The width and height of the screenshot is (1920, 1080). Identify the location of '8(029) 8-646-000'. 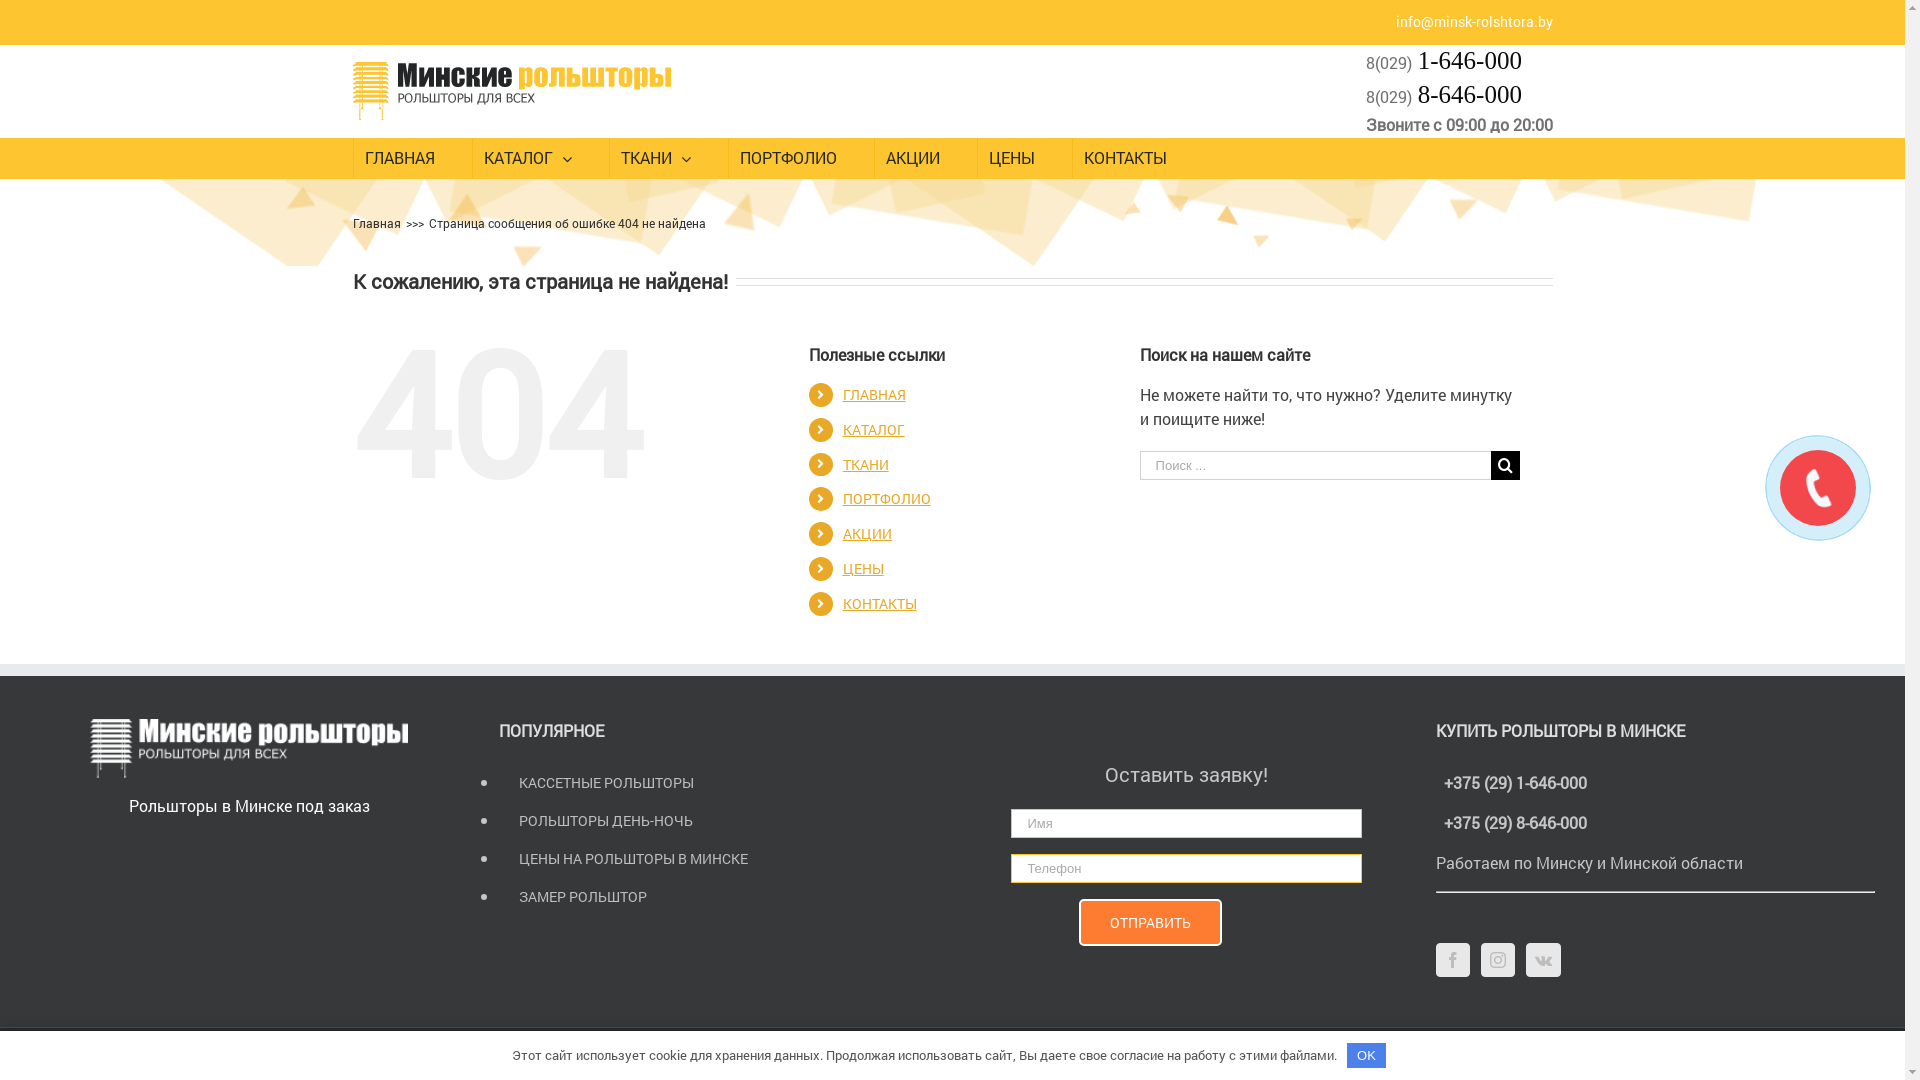
(1444, 96).